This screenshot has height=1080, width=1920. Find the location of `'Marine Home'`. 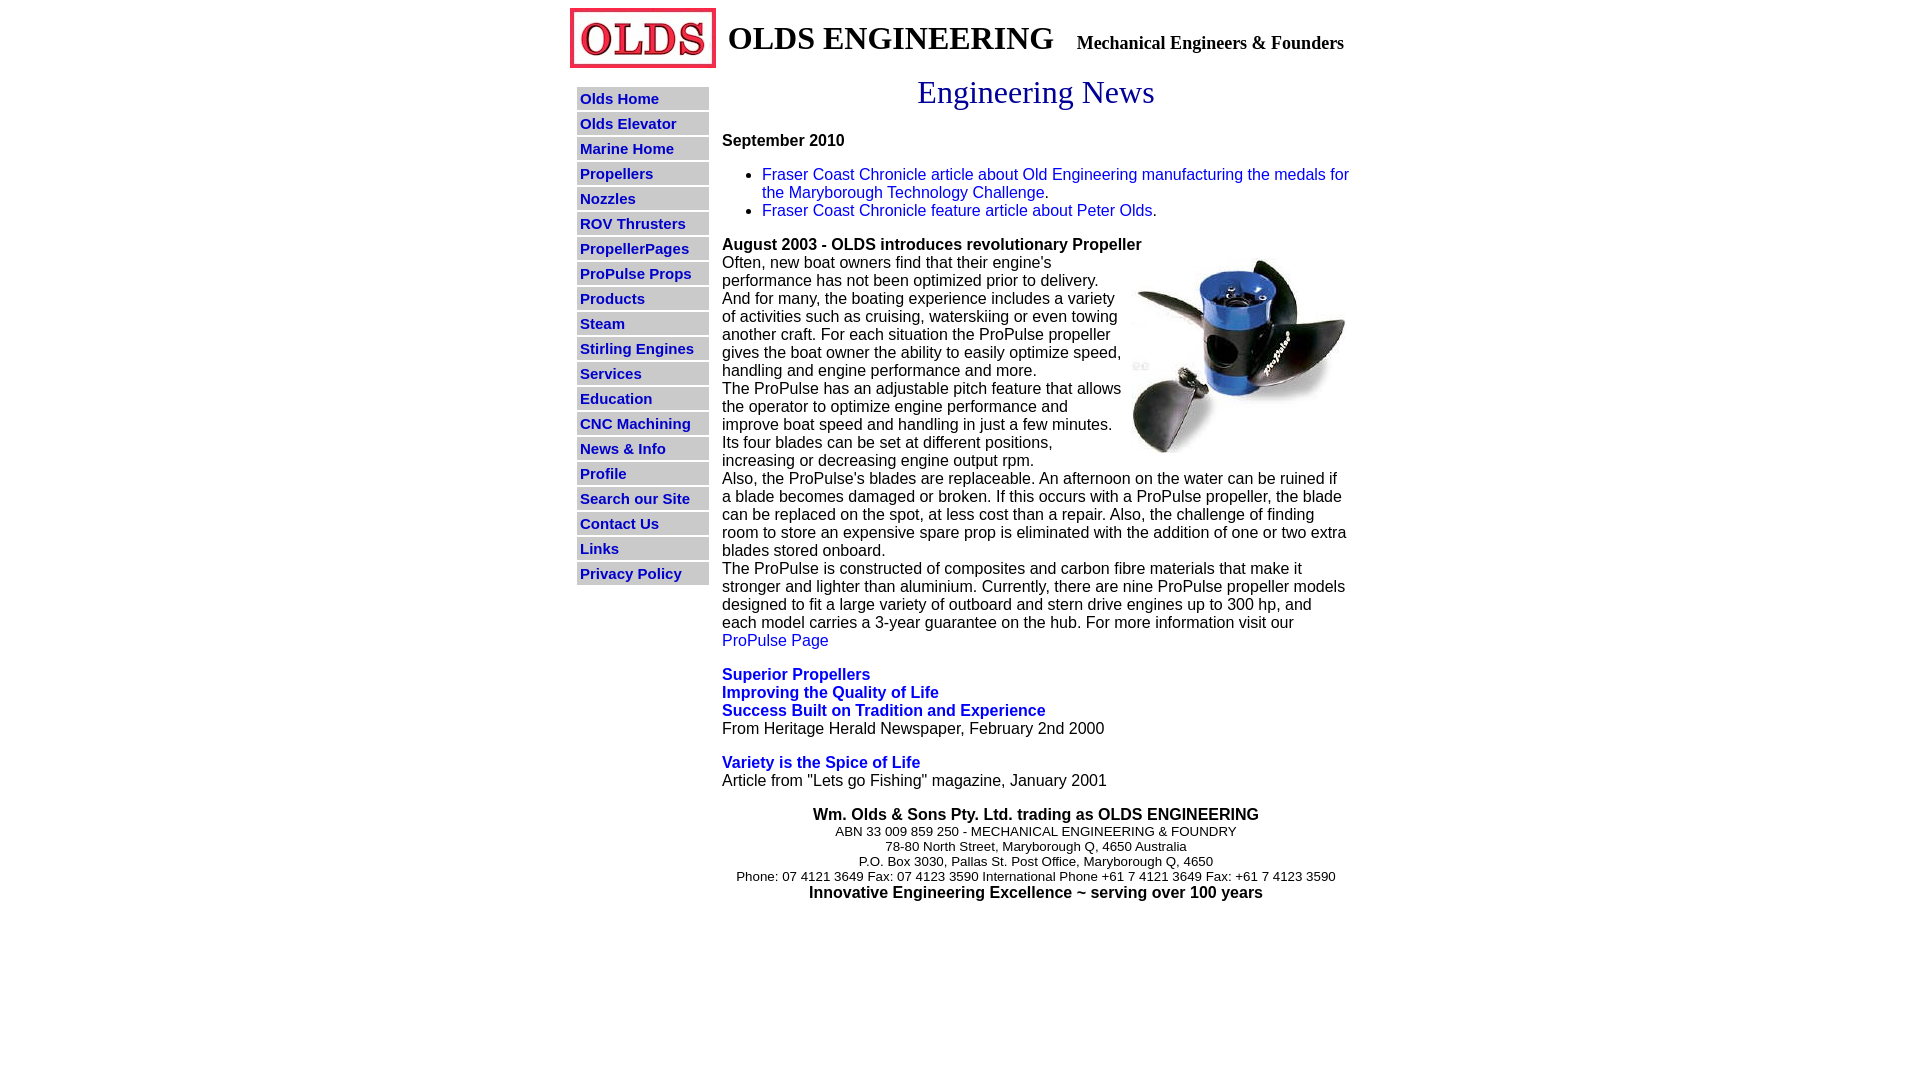

'Marine Home' is located at coordinates (643, 147).